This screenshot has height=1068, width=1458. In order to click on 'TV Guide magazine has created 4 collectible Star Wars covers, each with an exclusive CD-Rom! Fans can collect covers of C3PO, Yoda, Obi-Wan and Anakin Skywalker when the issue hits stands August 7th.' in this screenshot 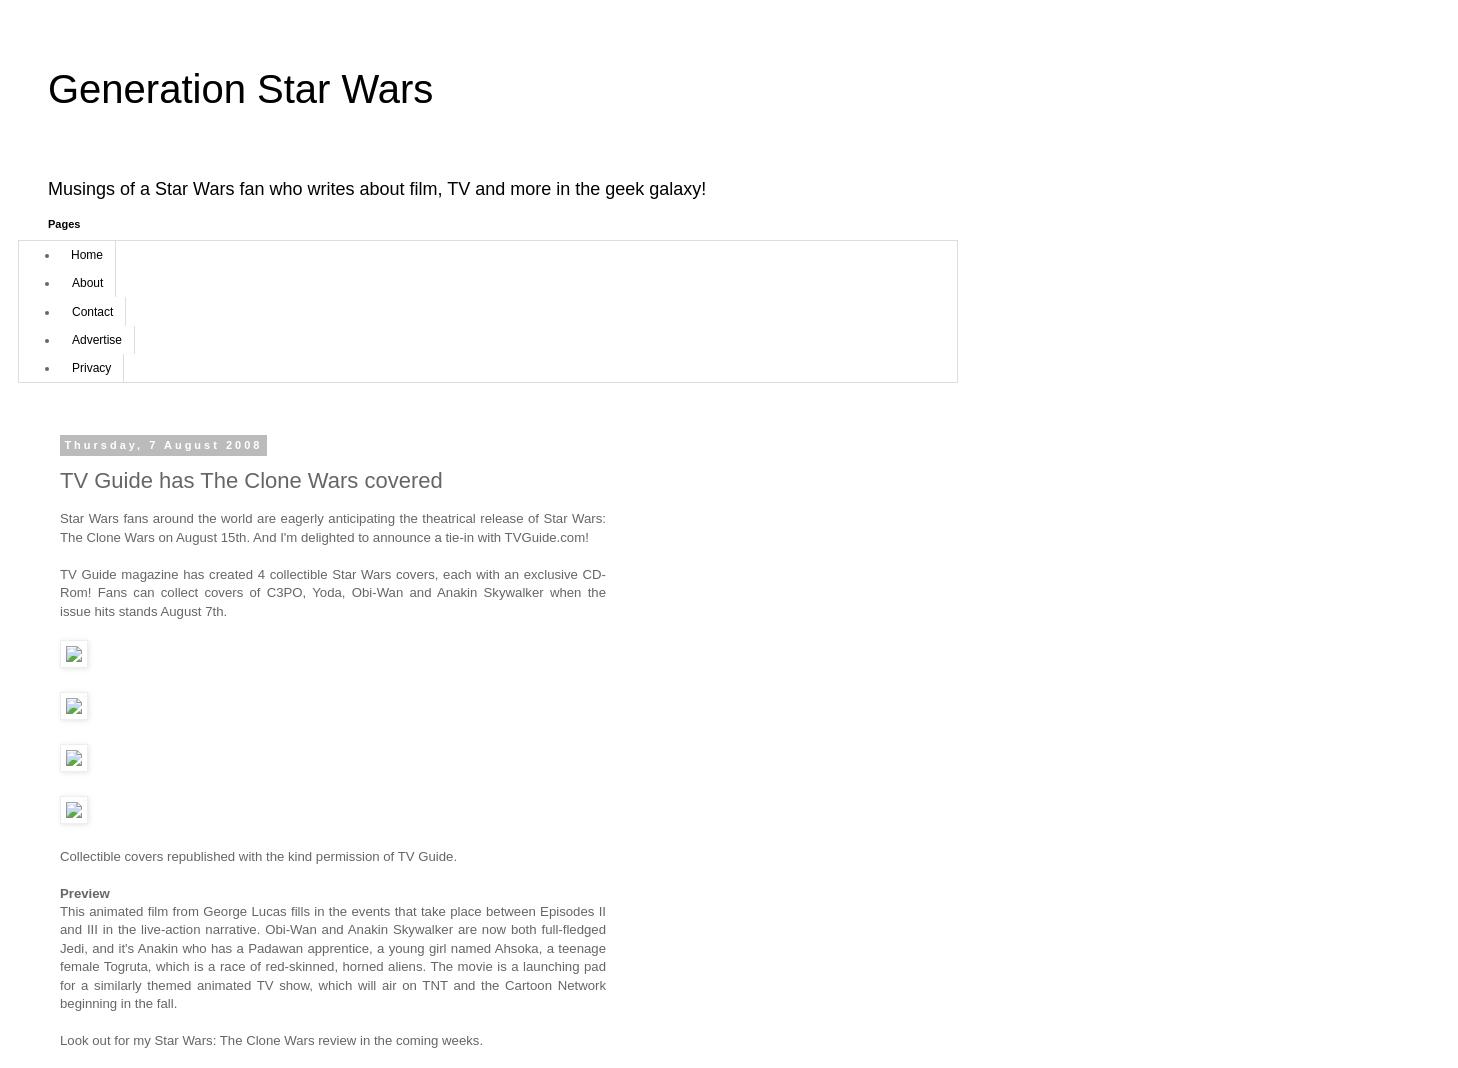, I will do `click(332, 590)`.